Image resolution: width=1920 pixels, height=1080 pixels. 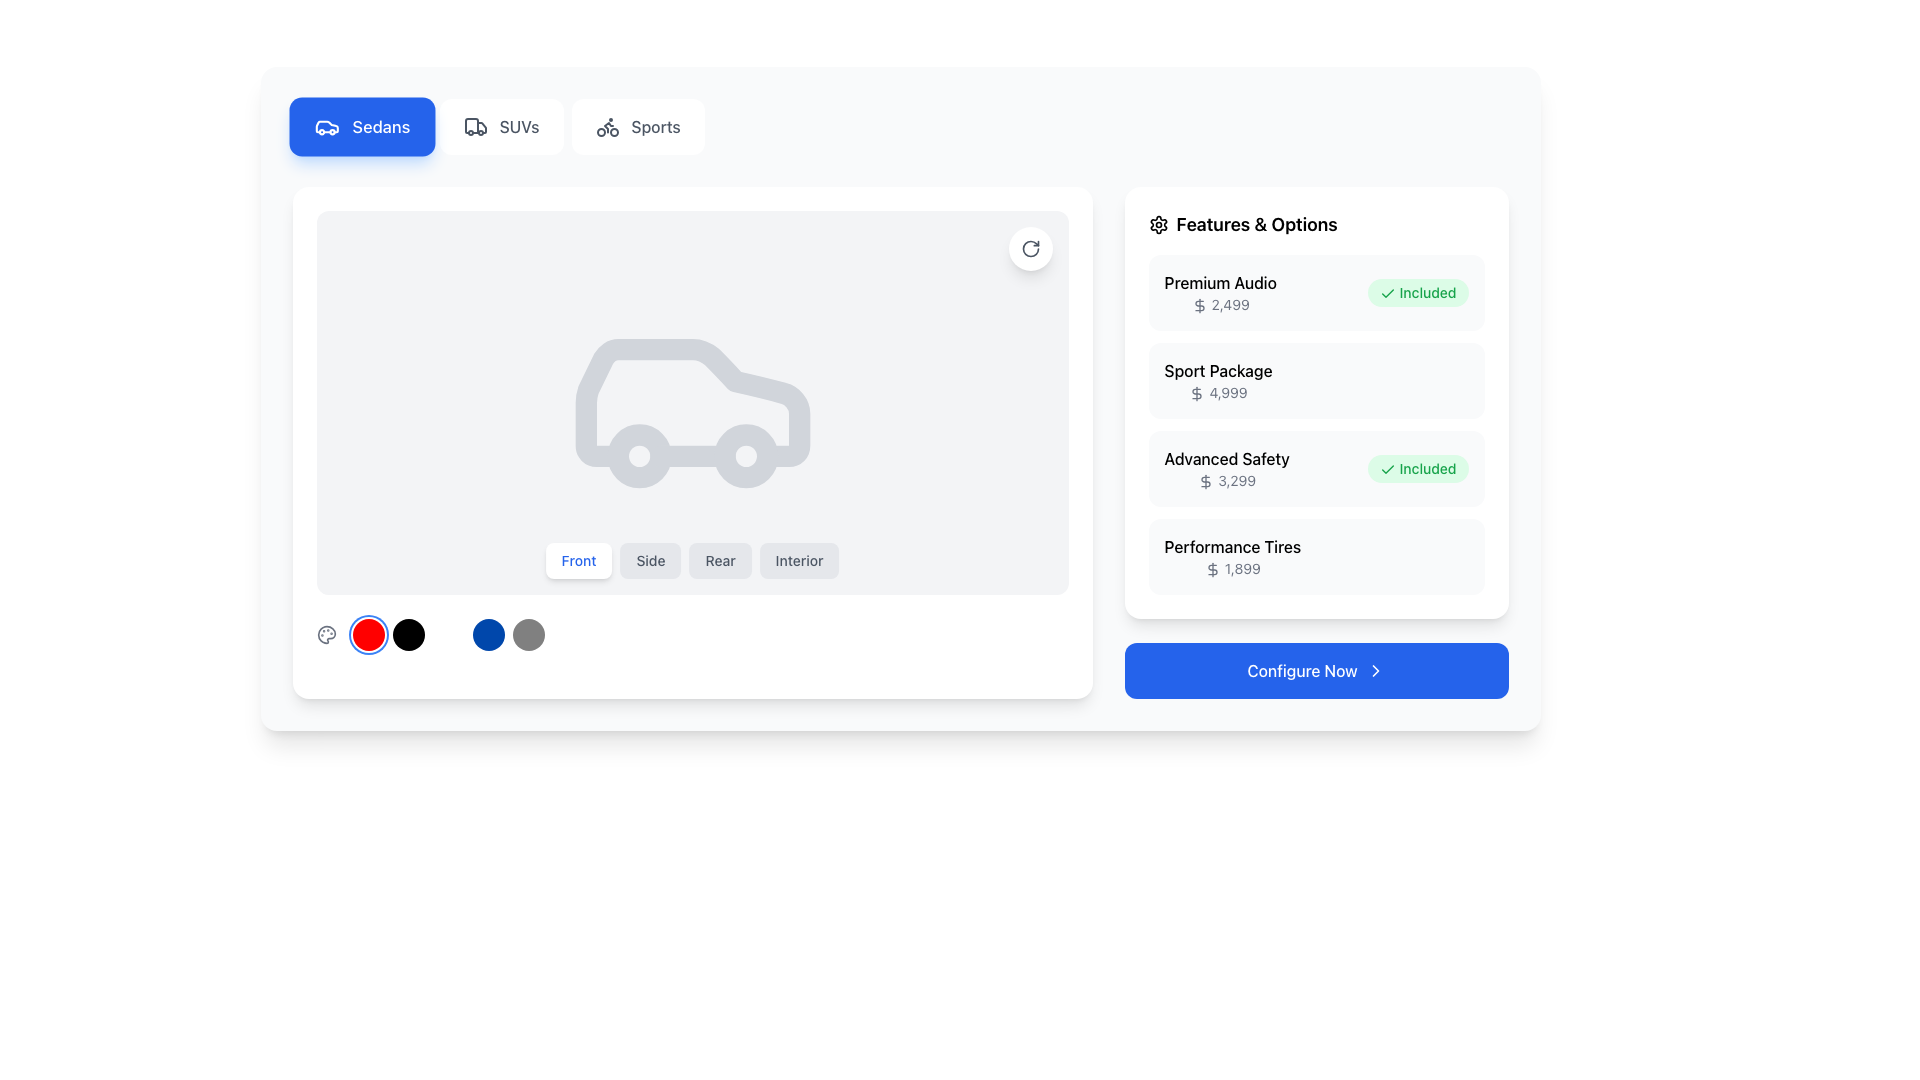 I want to click on the 'Sports' button, which is labeled with the text 'Sports' and has a bicycle icon, so click(x=637, y=127).